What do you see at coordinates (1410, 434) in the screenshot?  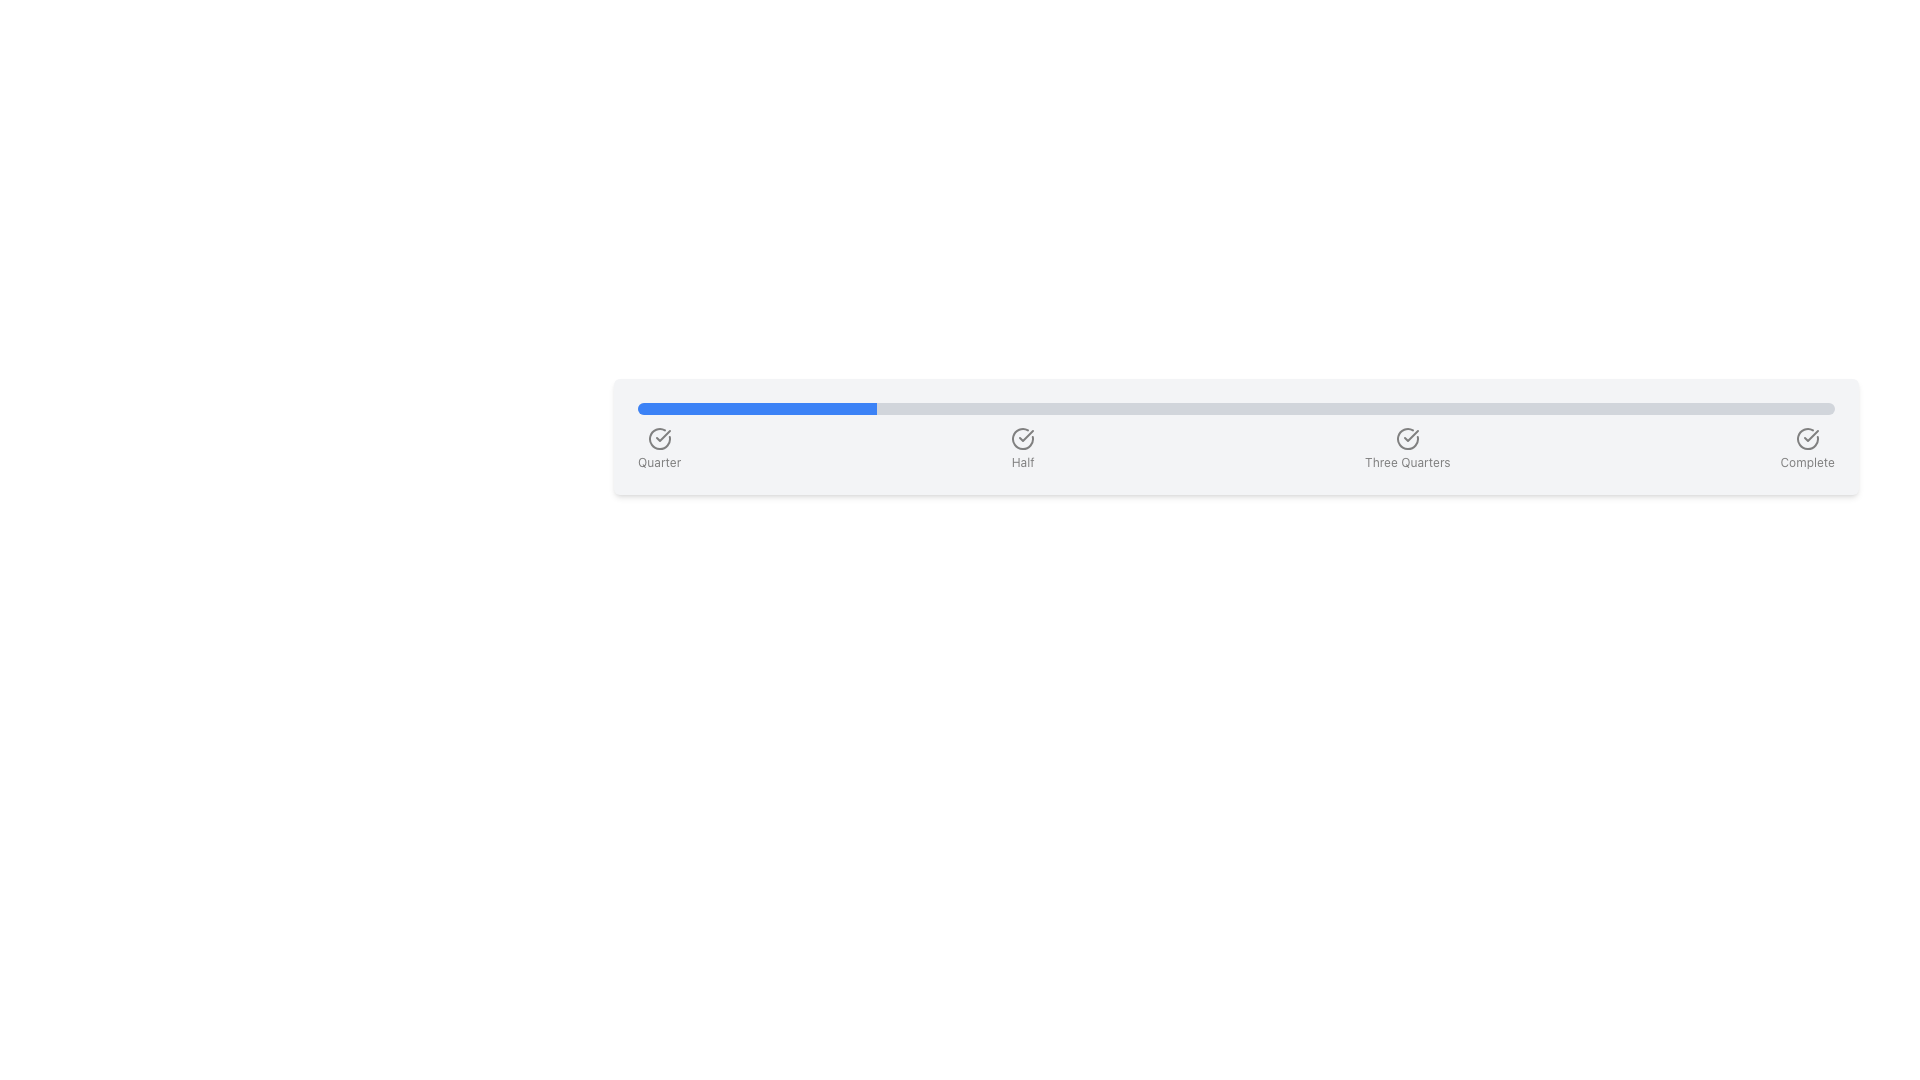 I see `the checkmark icon that symbolizes a completed state for the 'Three Quarters' segment of the progress bar` at bounding box center [1410, 434].